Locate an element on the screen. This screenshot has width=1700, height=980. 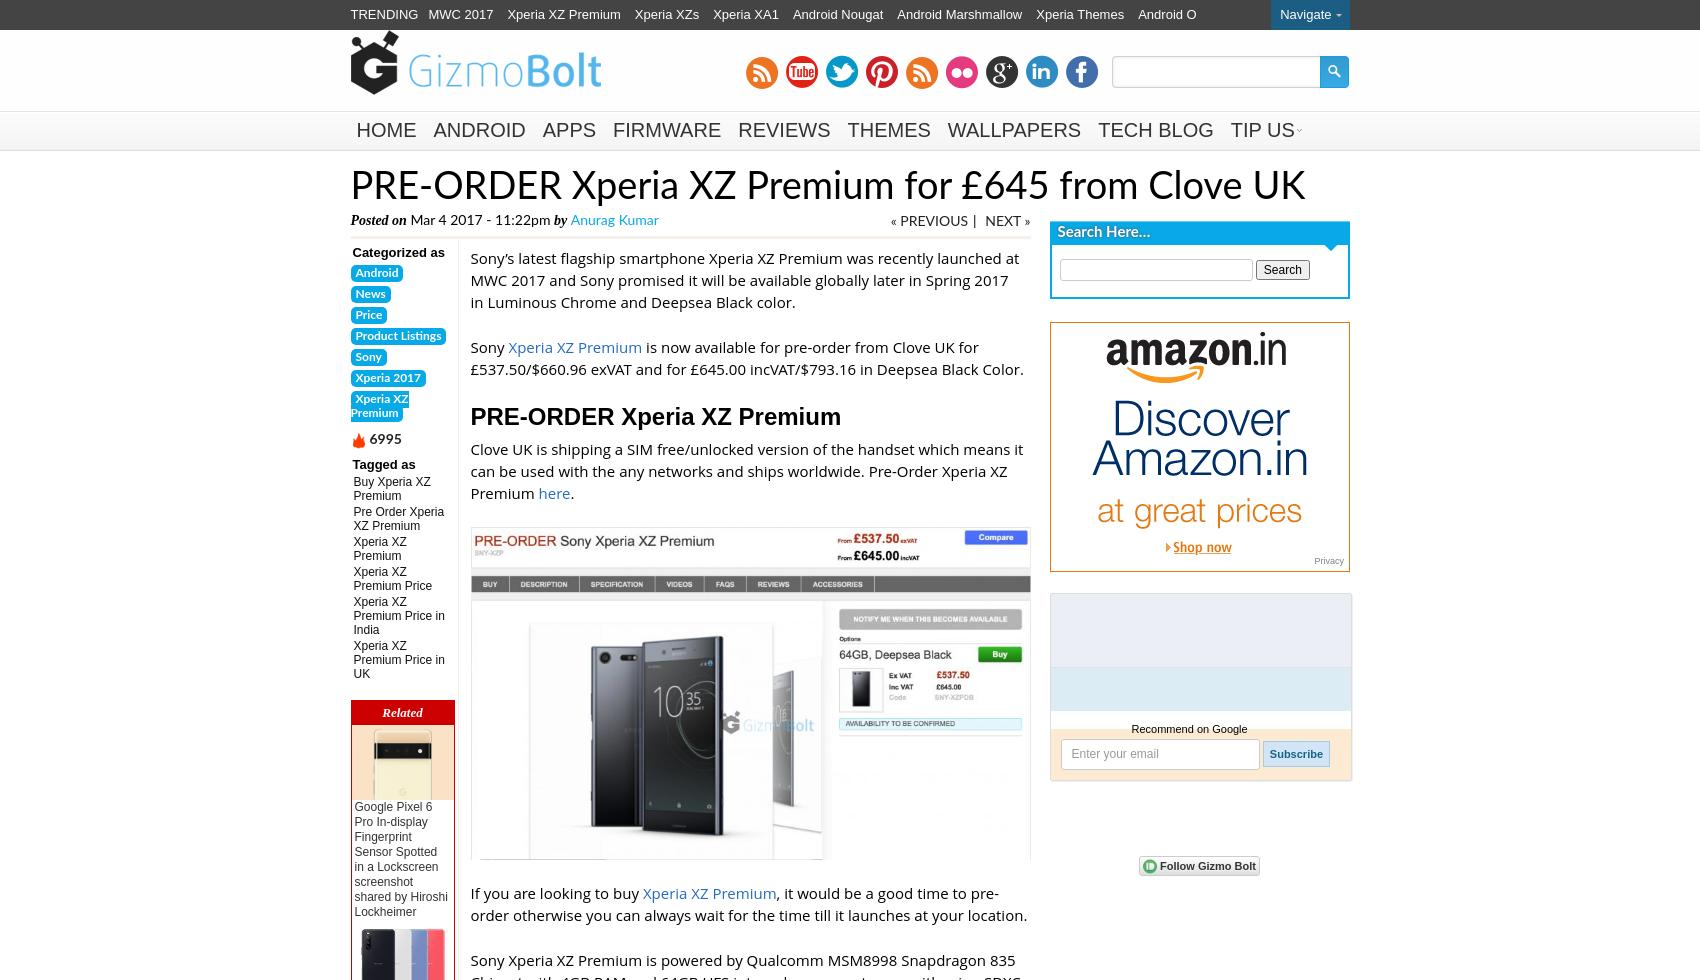
'« PREVIOUS' is located at coordinates (889, 221).